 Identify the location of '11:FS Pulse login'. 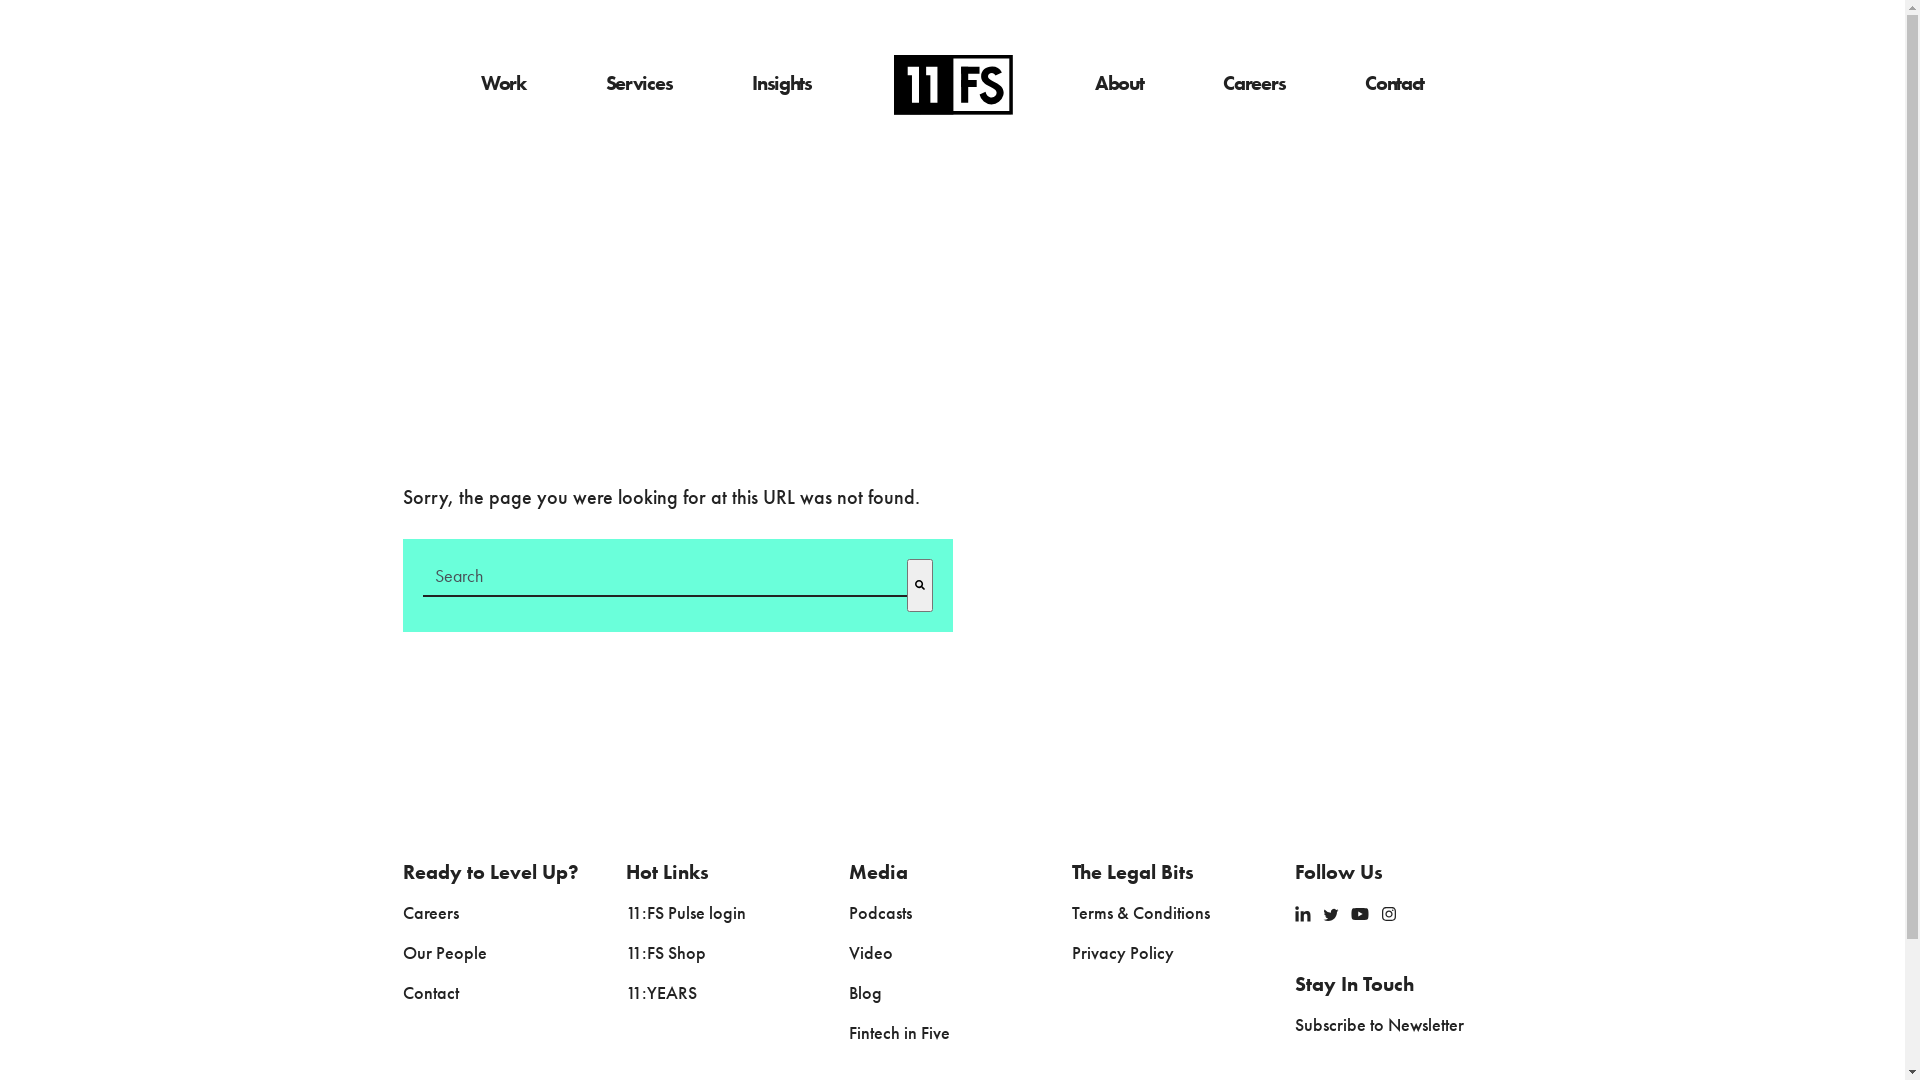
(686, 914).